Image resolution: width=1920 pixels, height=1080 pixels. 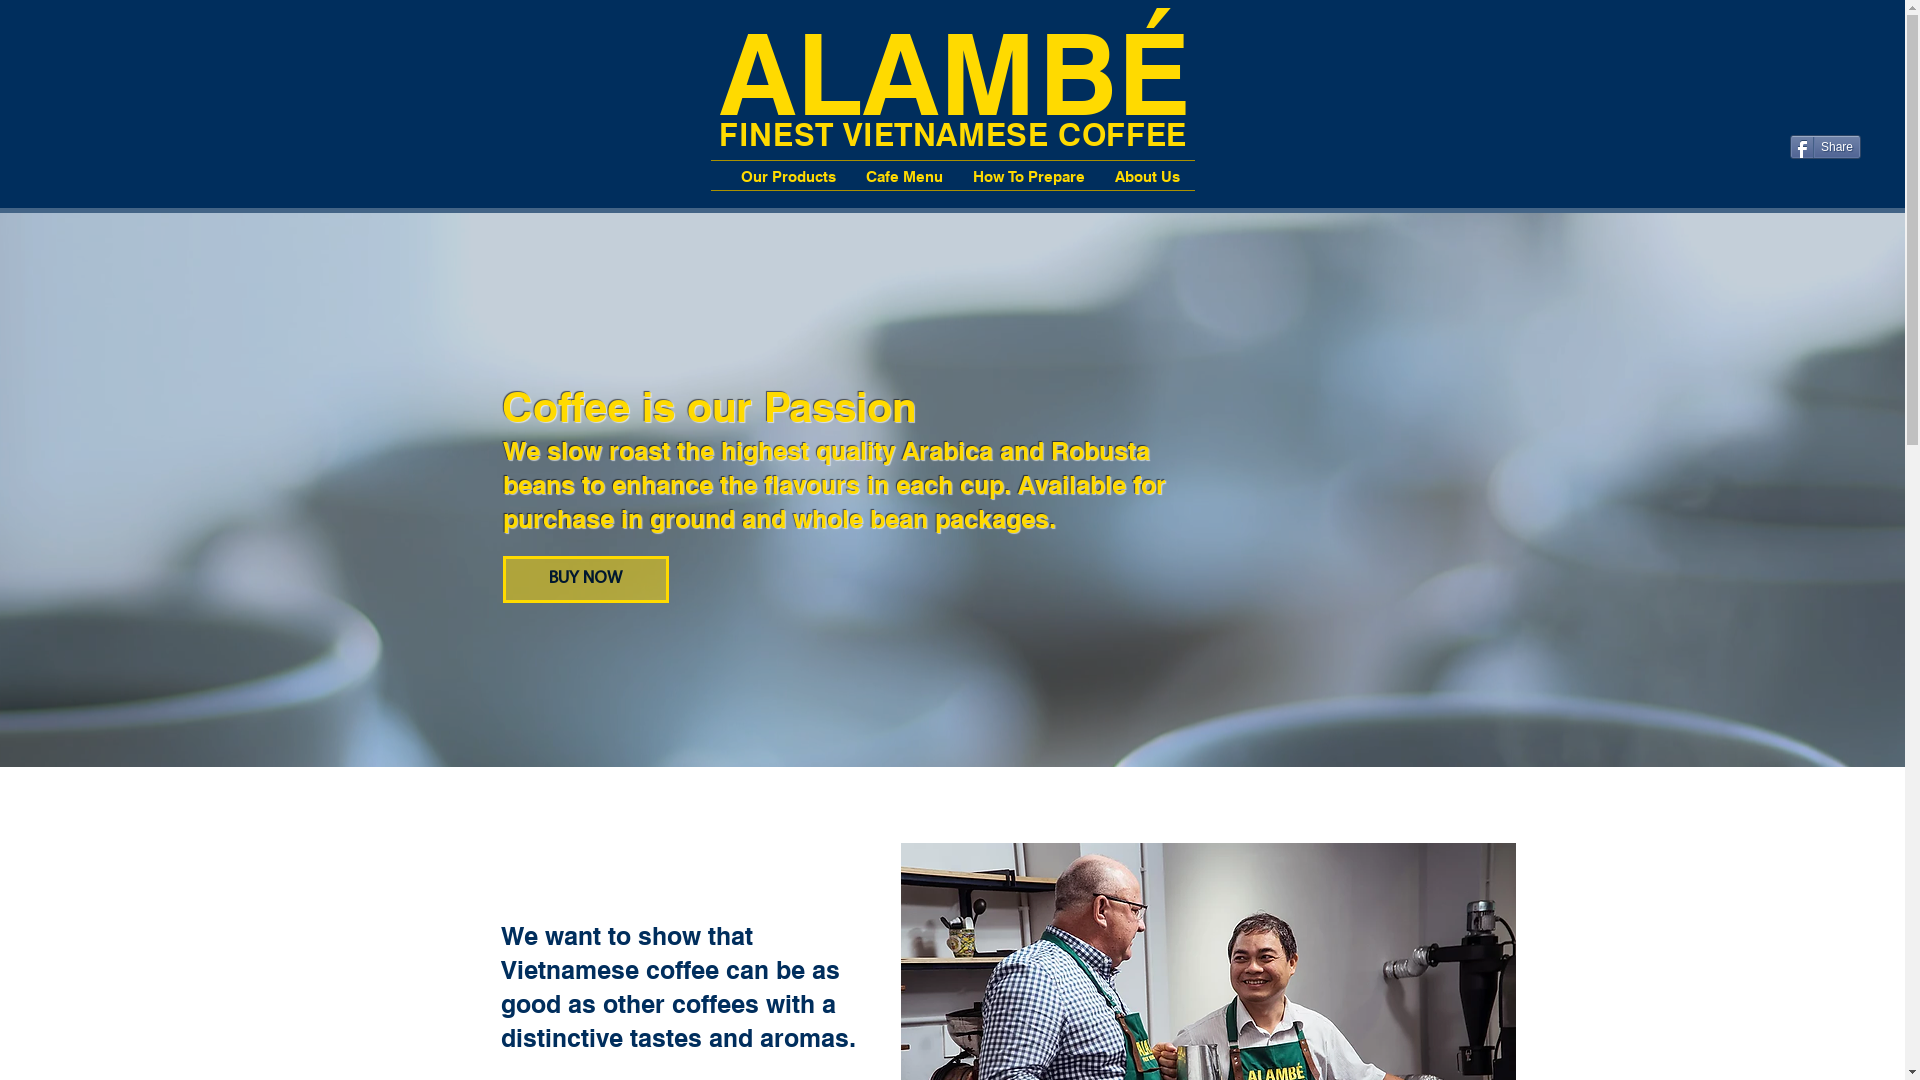 What do you see at coordinates (957, 173) in the screenshot?
I see `'How To Prepare'` at bounding box center [957, 173].